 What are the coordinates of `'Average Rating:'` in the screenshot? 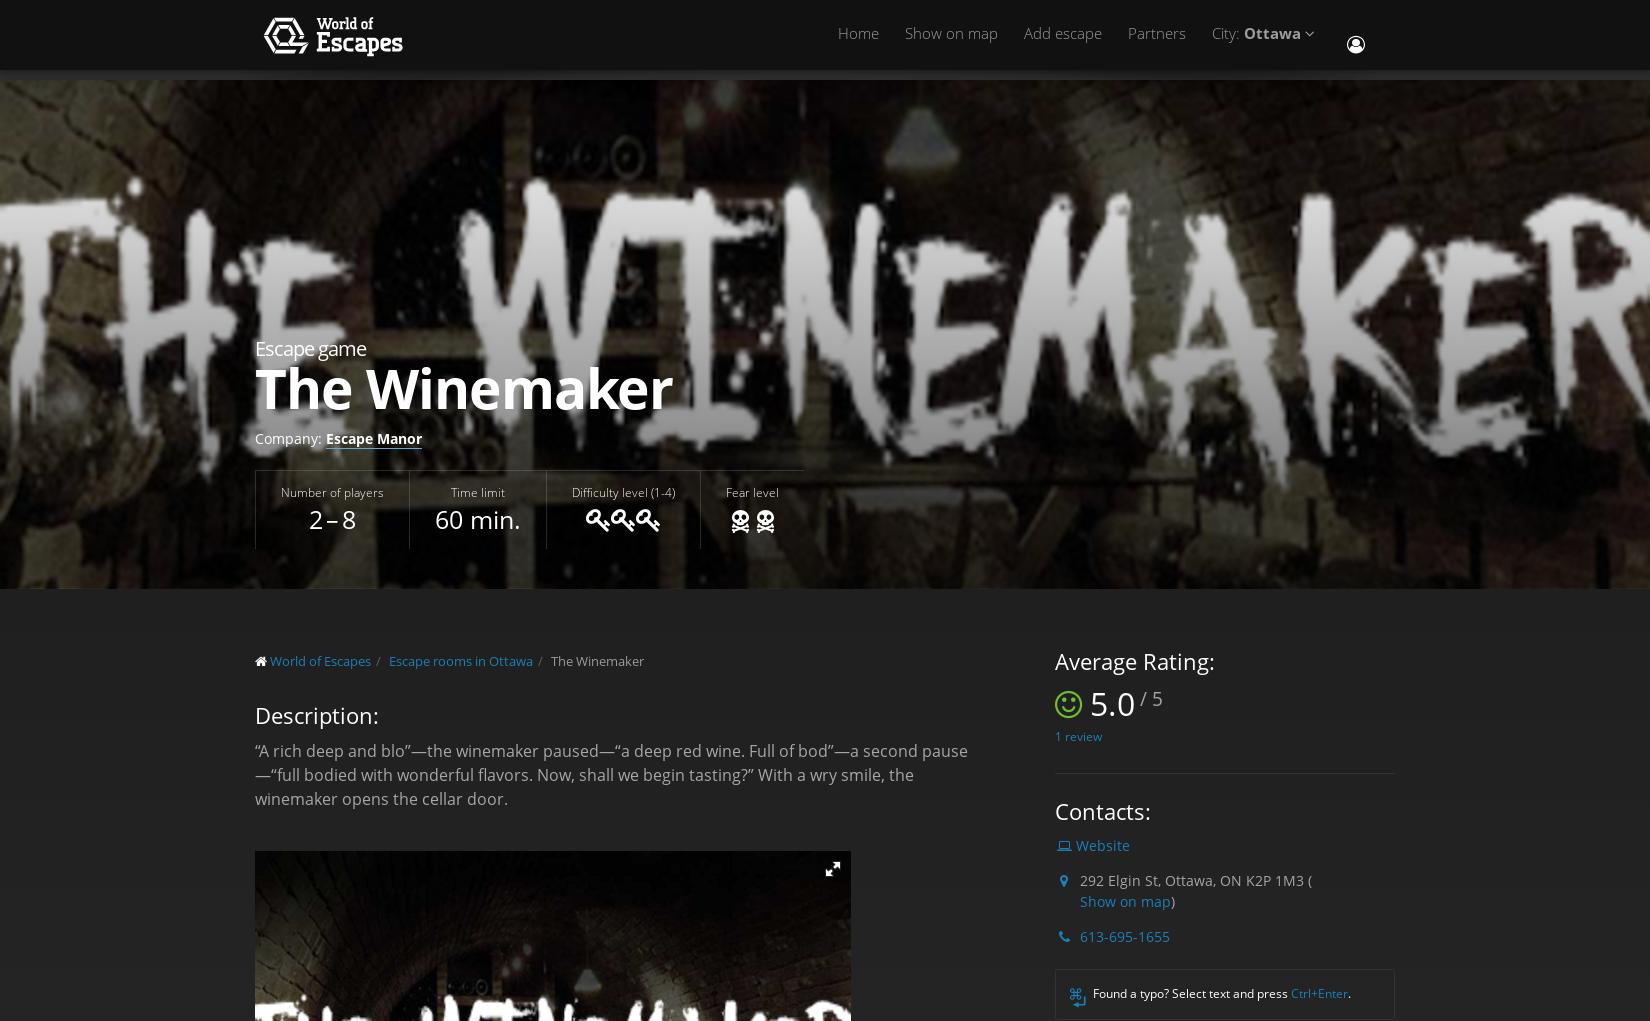 It's located at (1135, 658).